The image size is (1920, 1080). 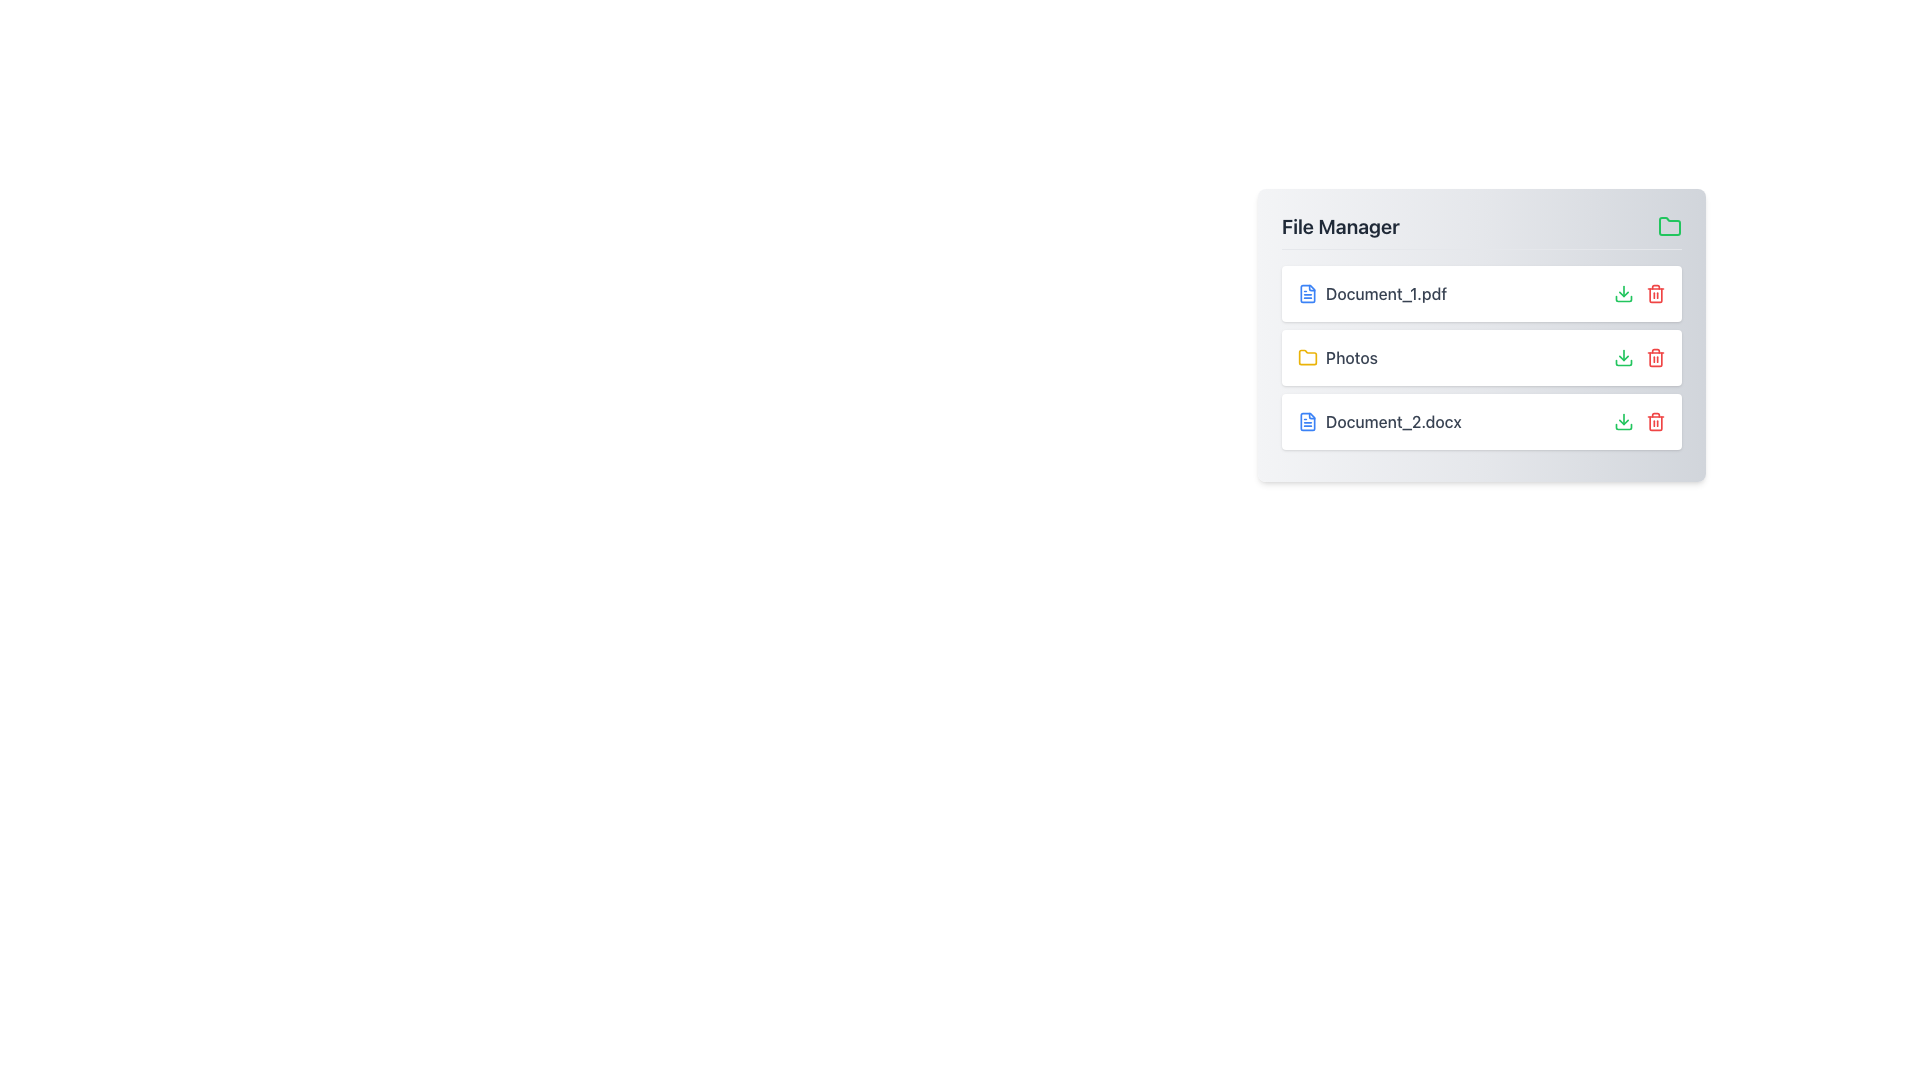 What do you see at coordinates (1308, 356) in the screenshot?
I see `the yellow folder icon located in the 'File Manager' panel, positioned near the top-right corner, aligned to the right side of the title 'File Manager'` at bounding box center [1308, 356].